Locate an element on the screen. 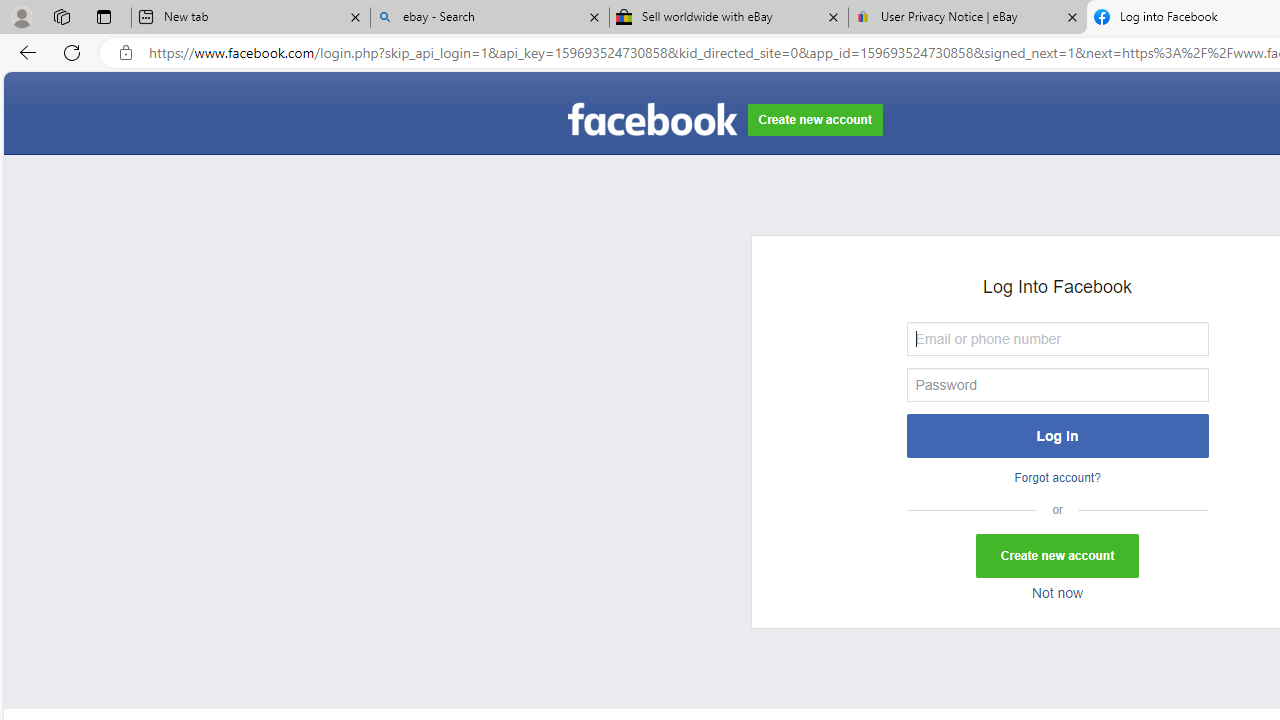 Image resolution: width=1280 pixels, height=720 pixels. 'Log In' is located at coordinates (1056, 434).